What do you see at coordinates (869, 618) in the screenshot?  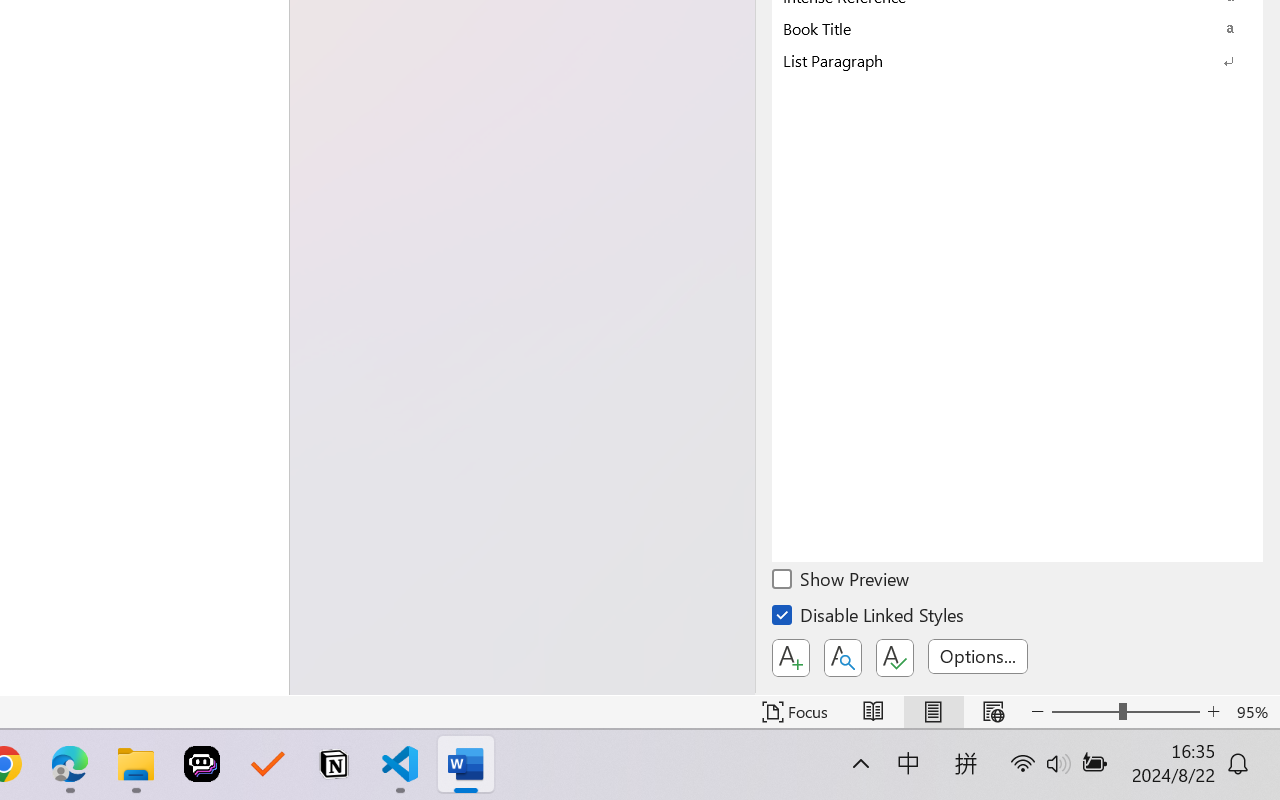 I see `'Disable Linked Styles'` at bounding box center [869, 618].